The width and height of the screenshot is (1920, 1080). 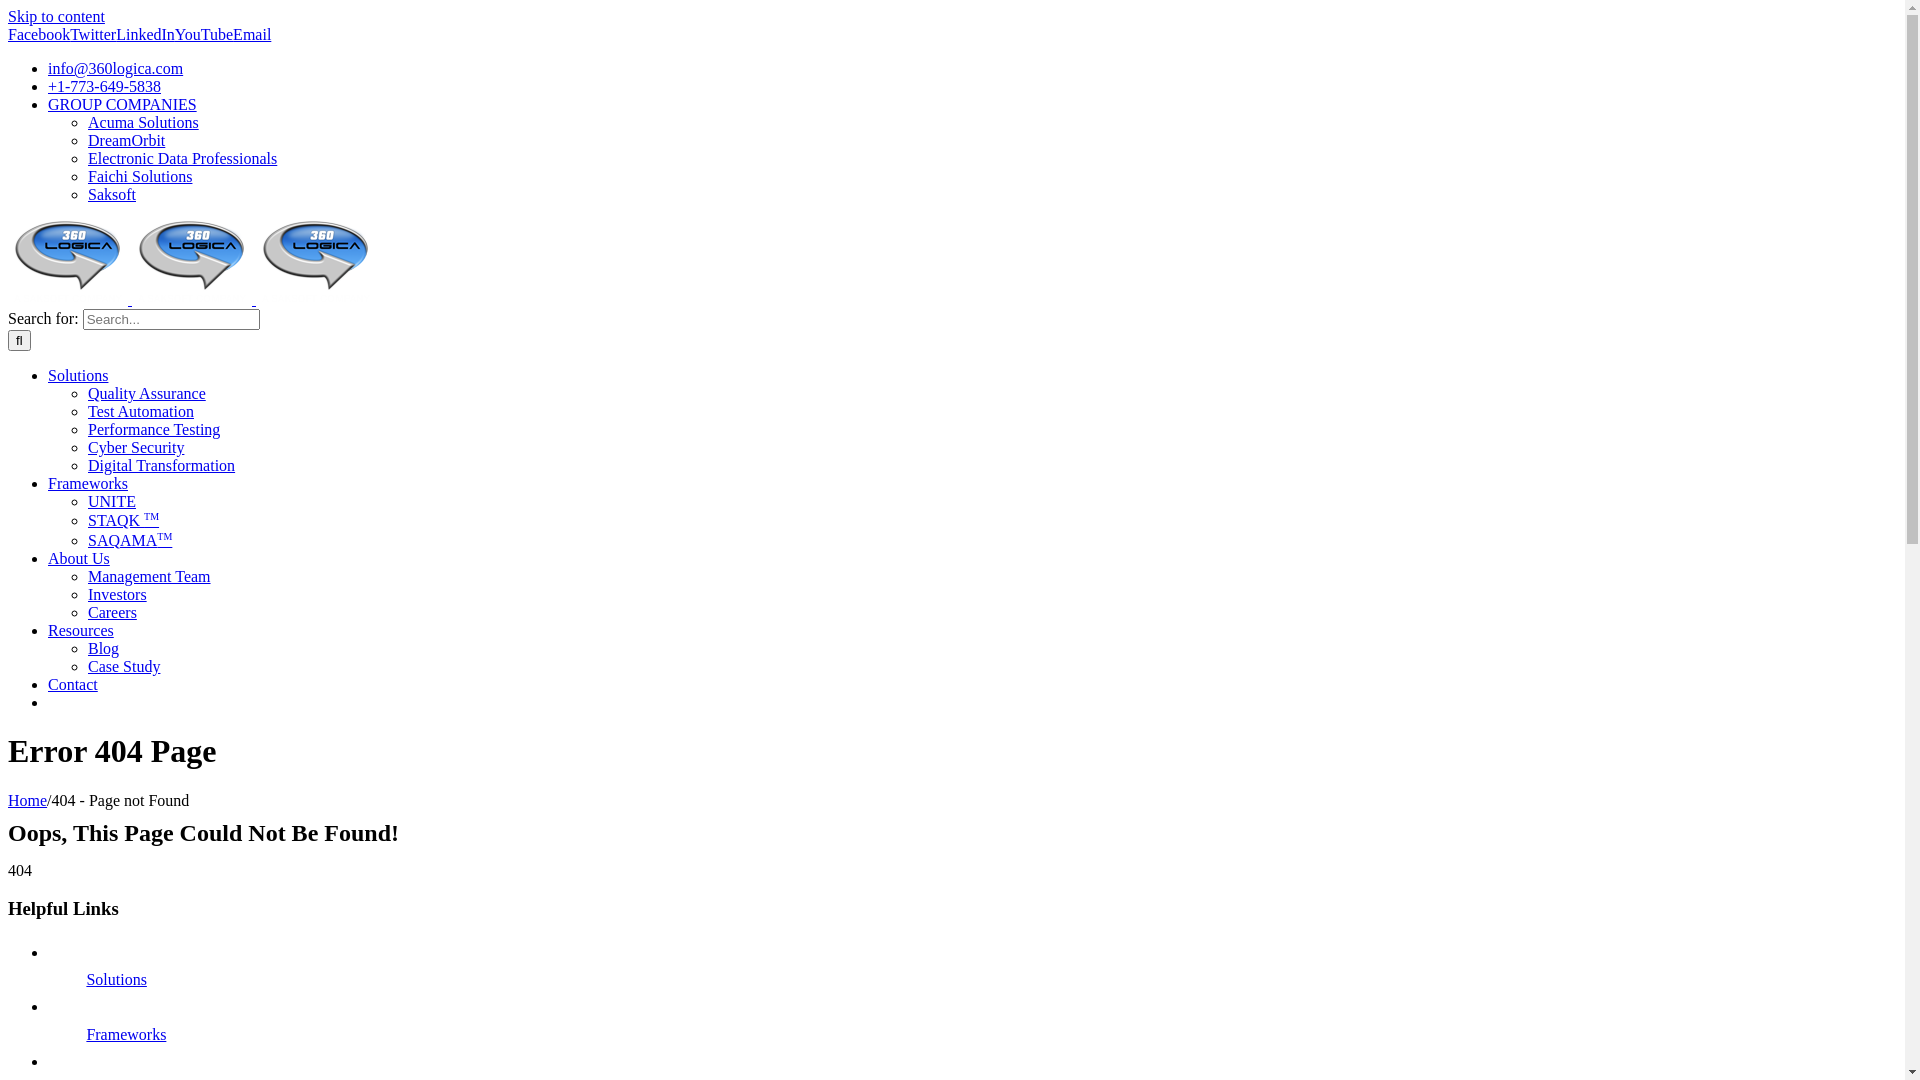 I want to click on 'Facebook', so click(x=38, y=34).